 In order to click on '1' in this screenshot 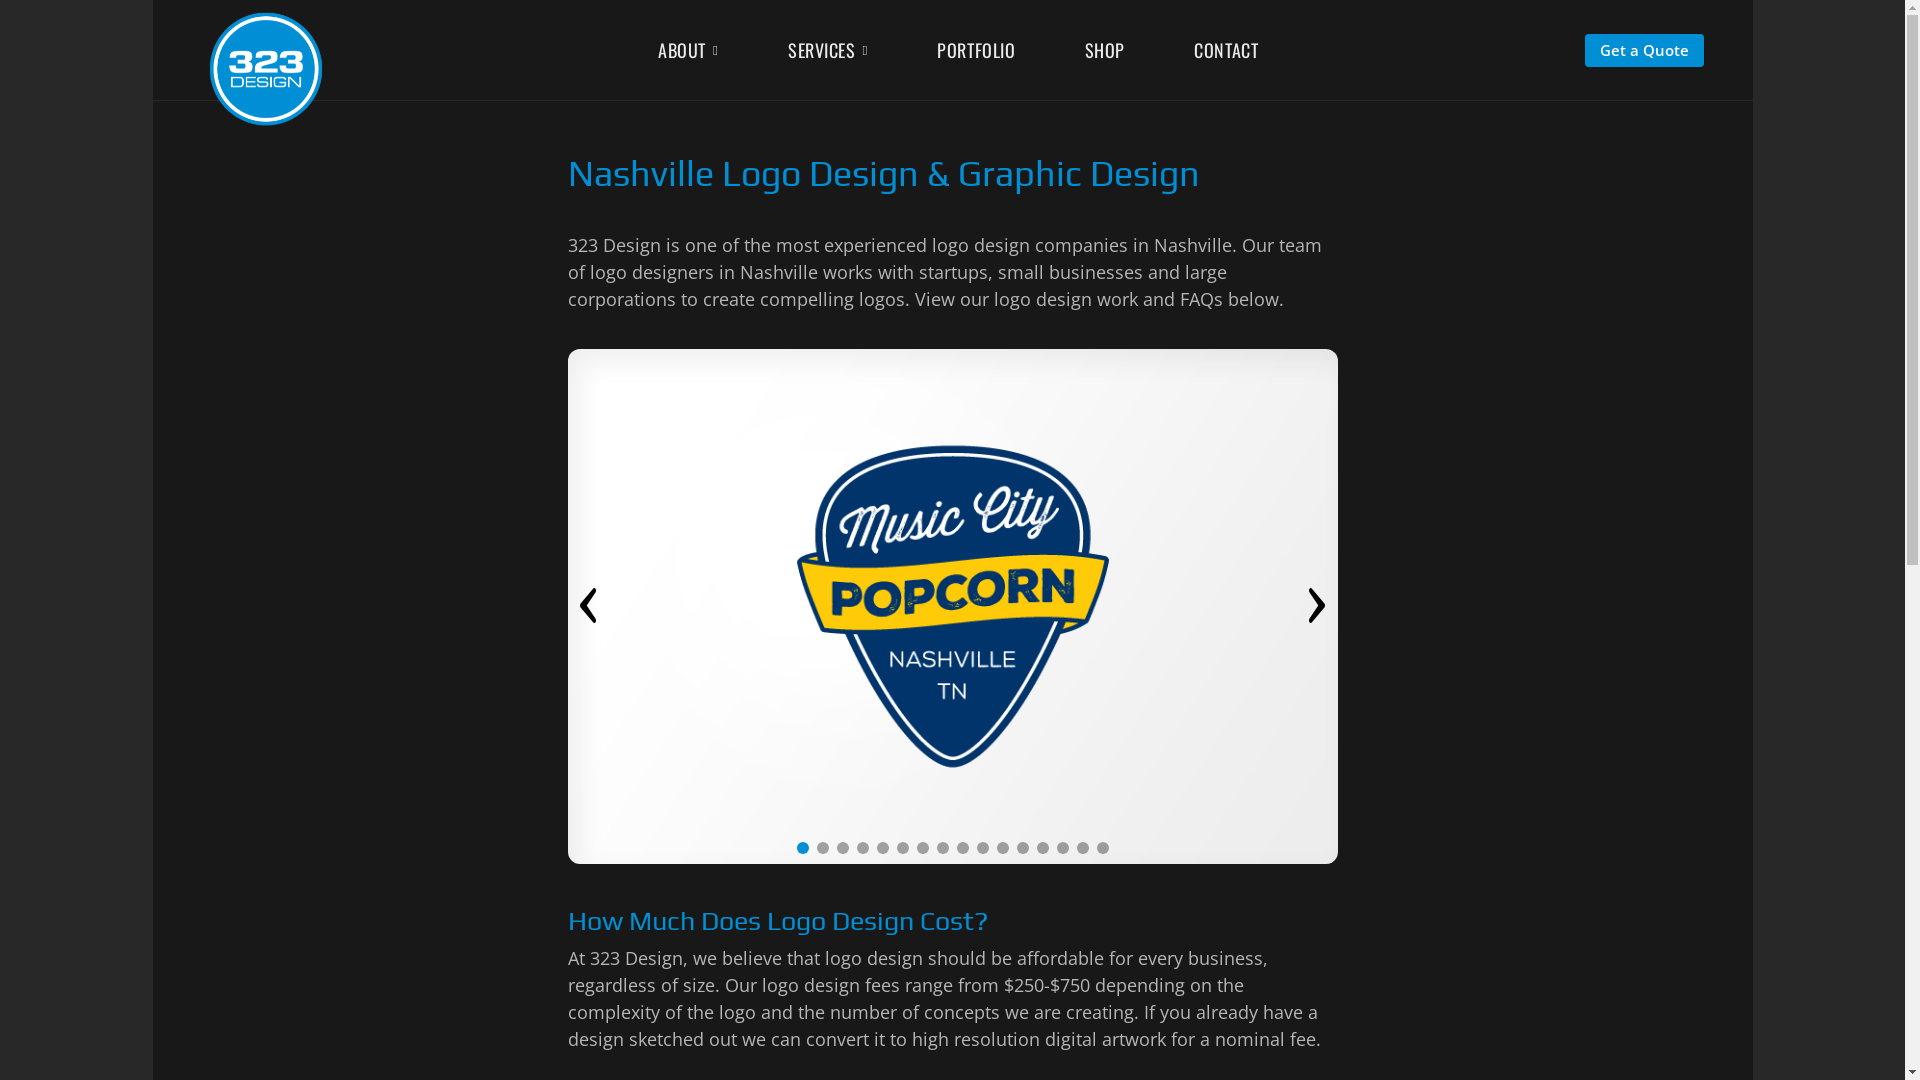, I will do `click(801, 848)`.